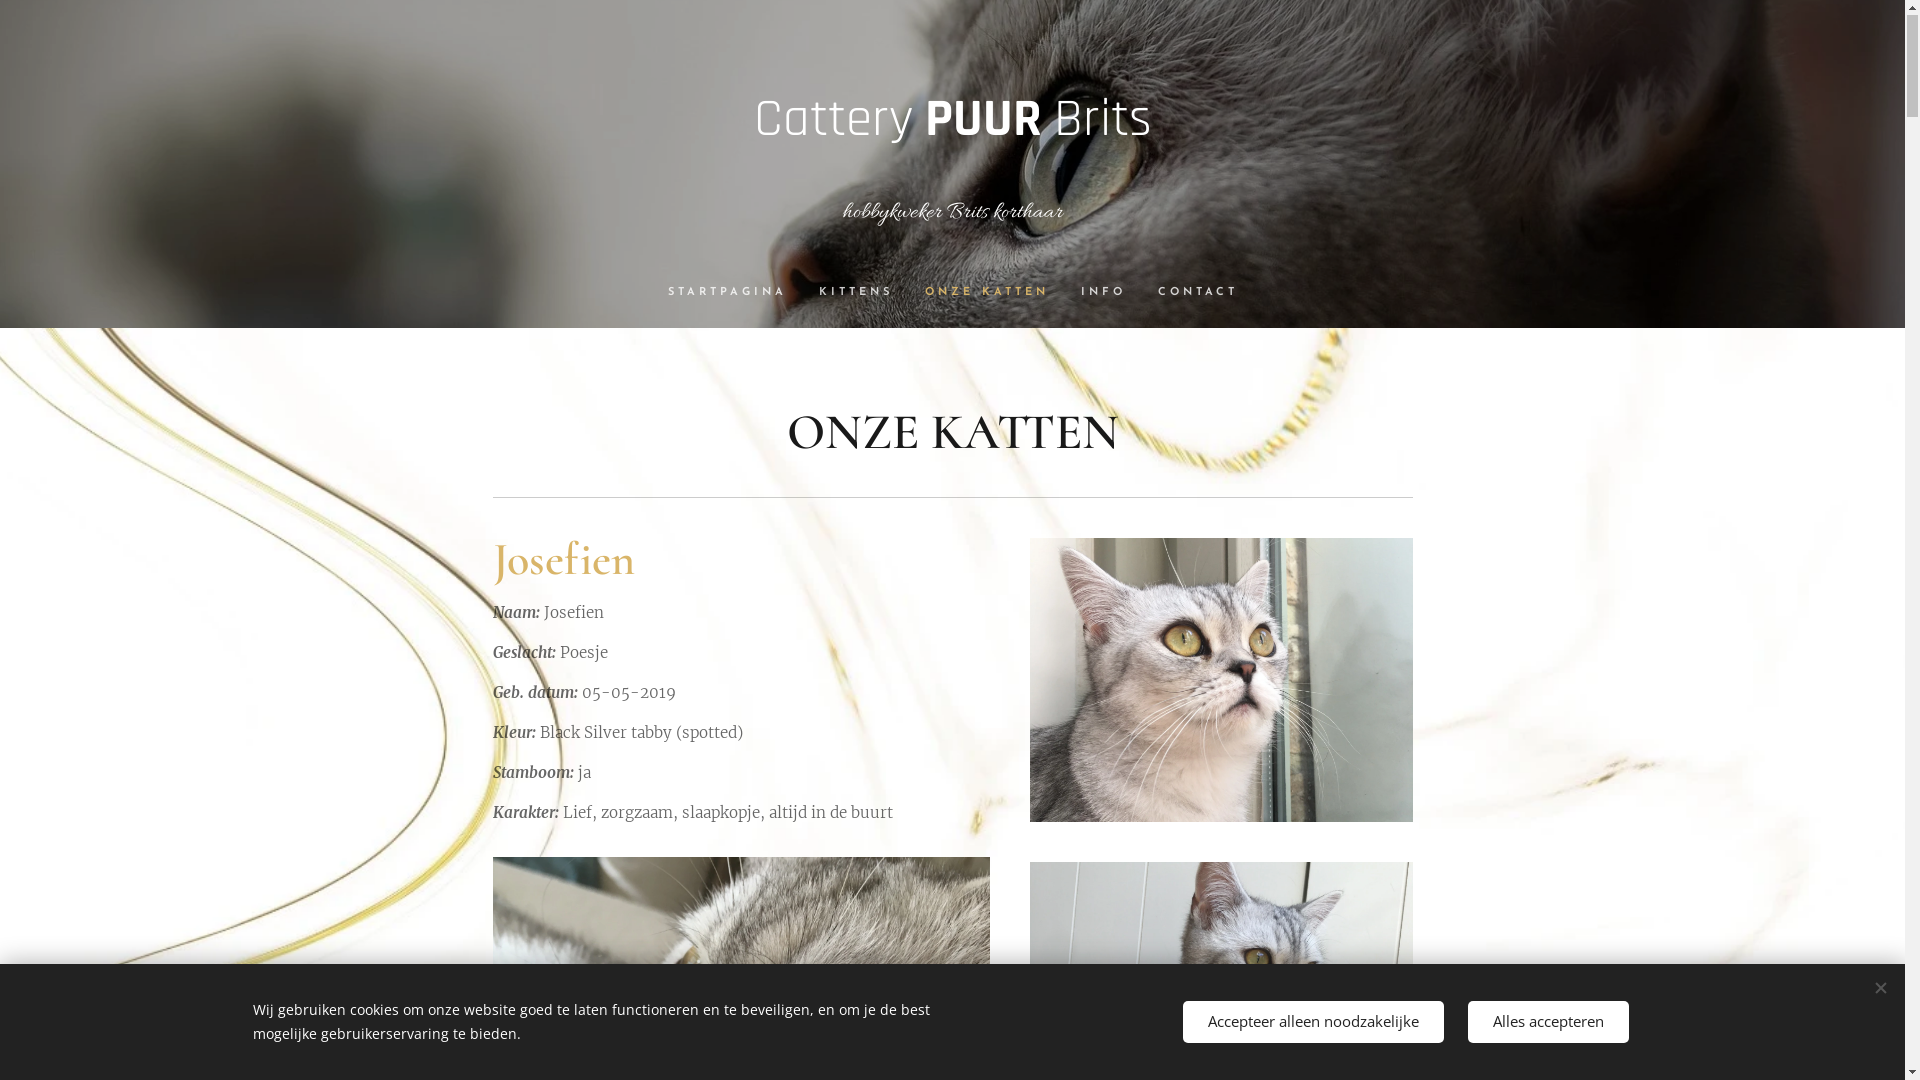  I want to click on 'INFO', so click(1063, 293).